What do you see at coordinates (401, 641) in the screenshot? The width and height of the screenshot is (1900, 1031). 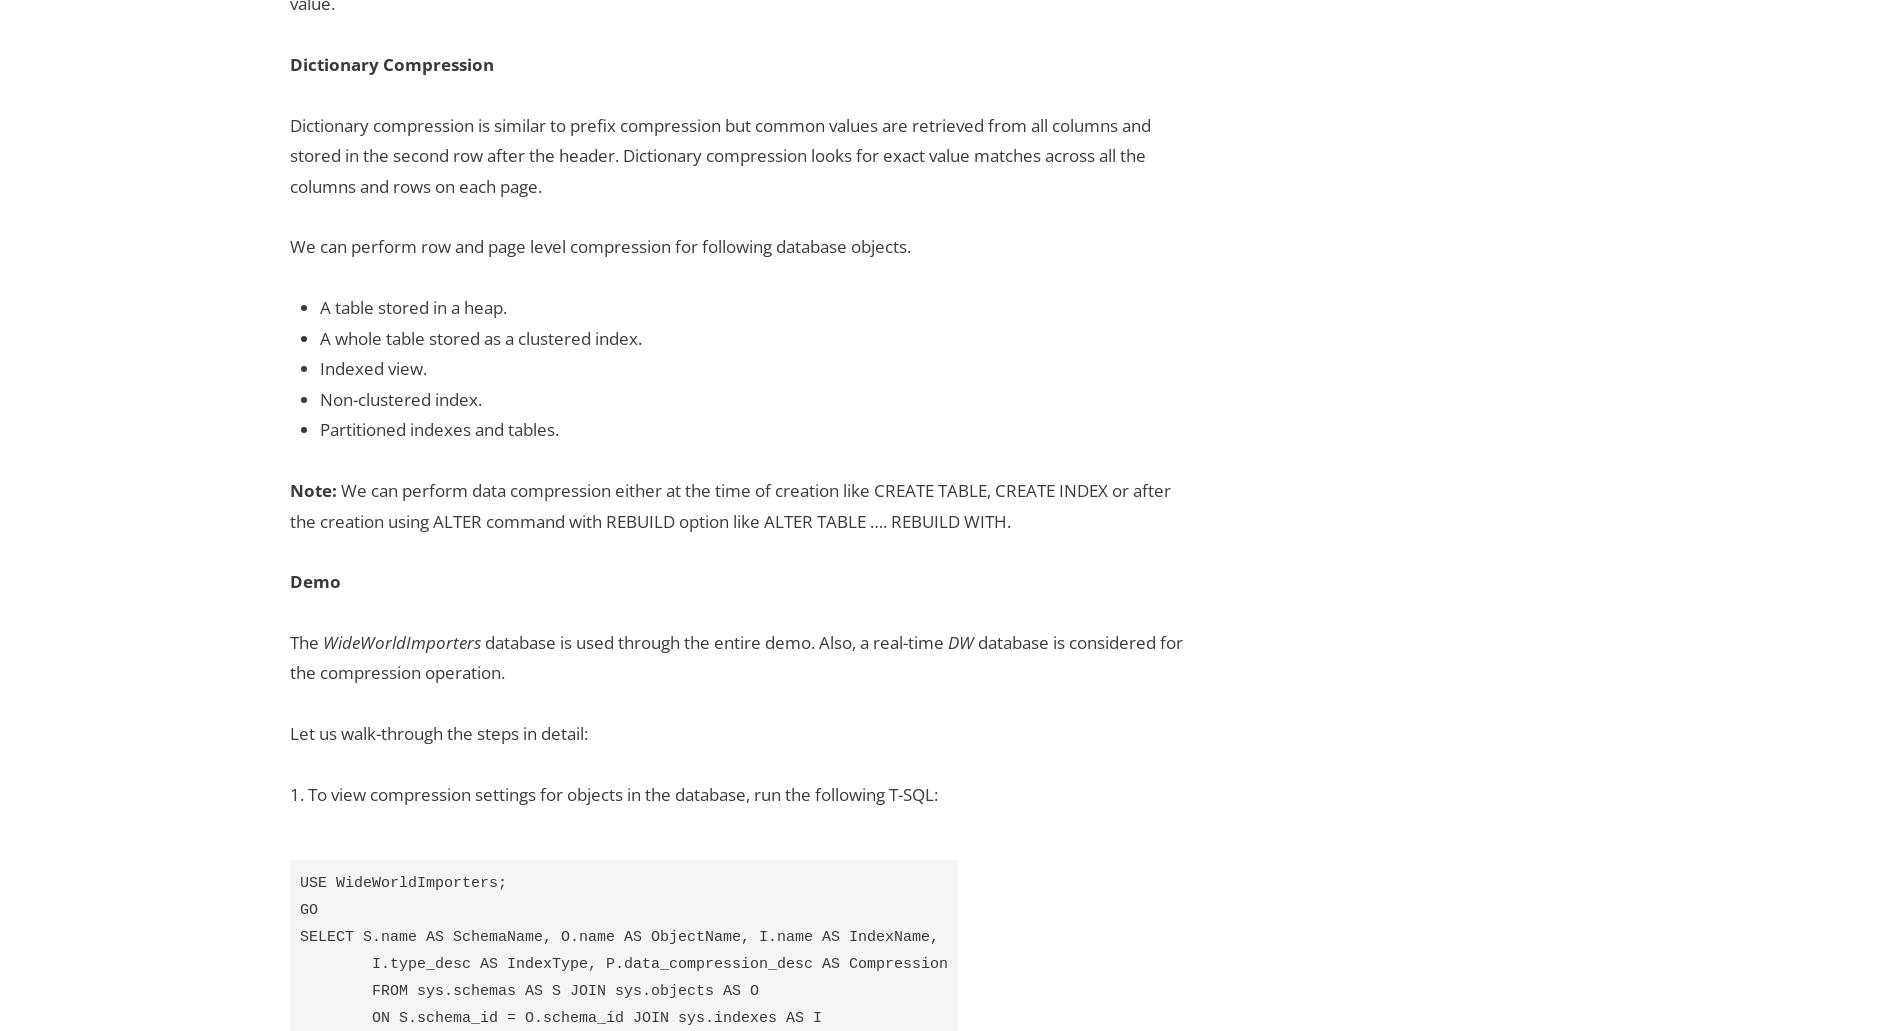 I see `'WideWorldImporters'` at bounding box center [401, 641].